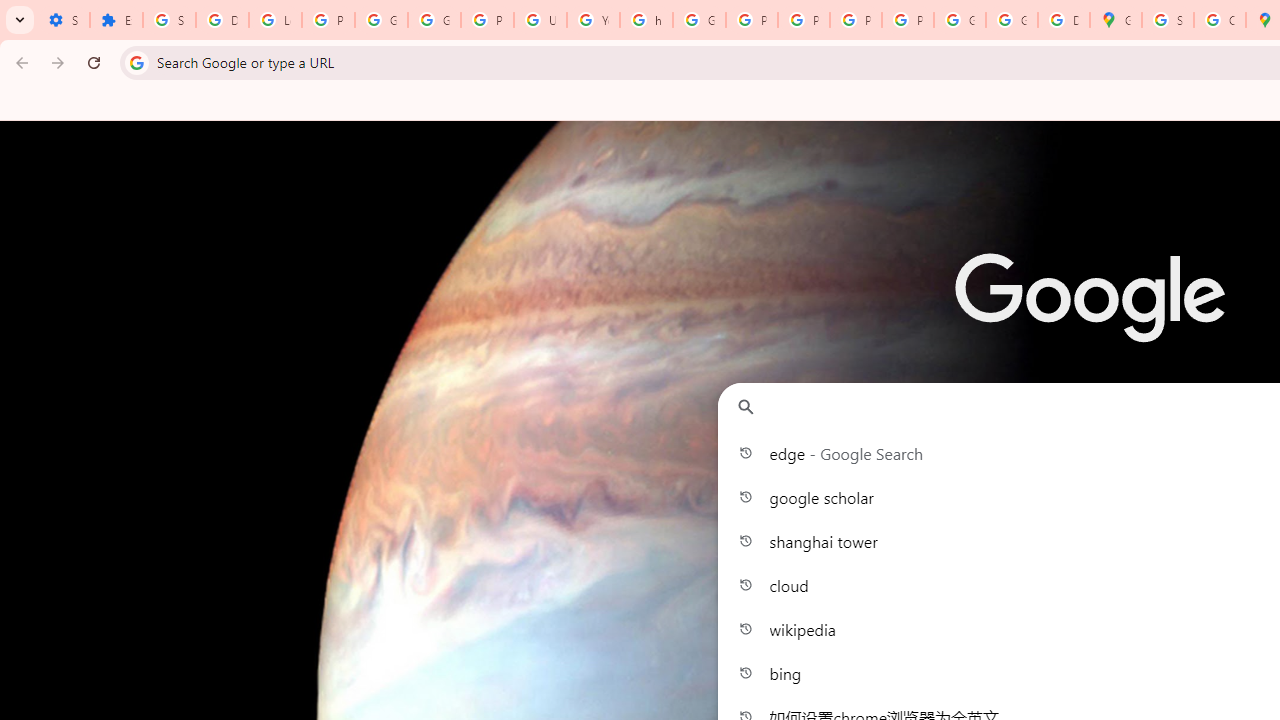 The height and width of the screenshot is (720, 1280). I want to click on 'Settings - On startup', so click(63, 20).